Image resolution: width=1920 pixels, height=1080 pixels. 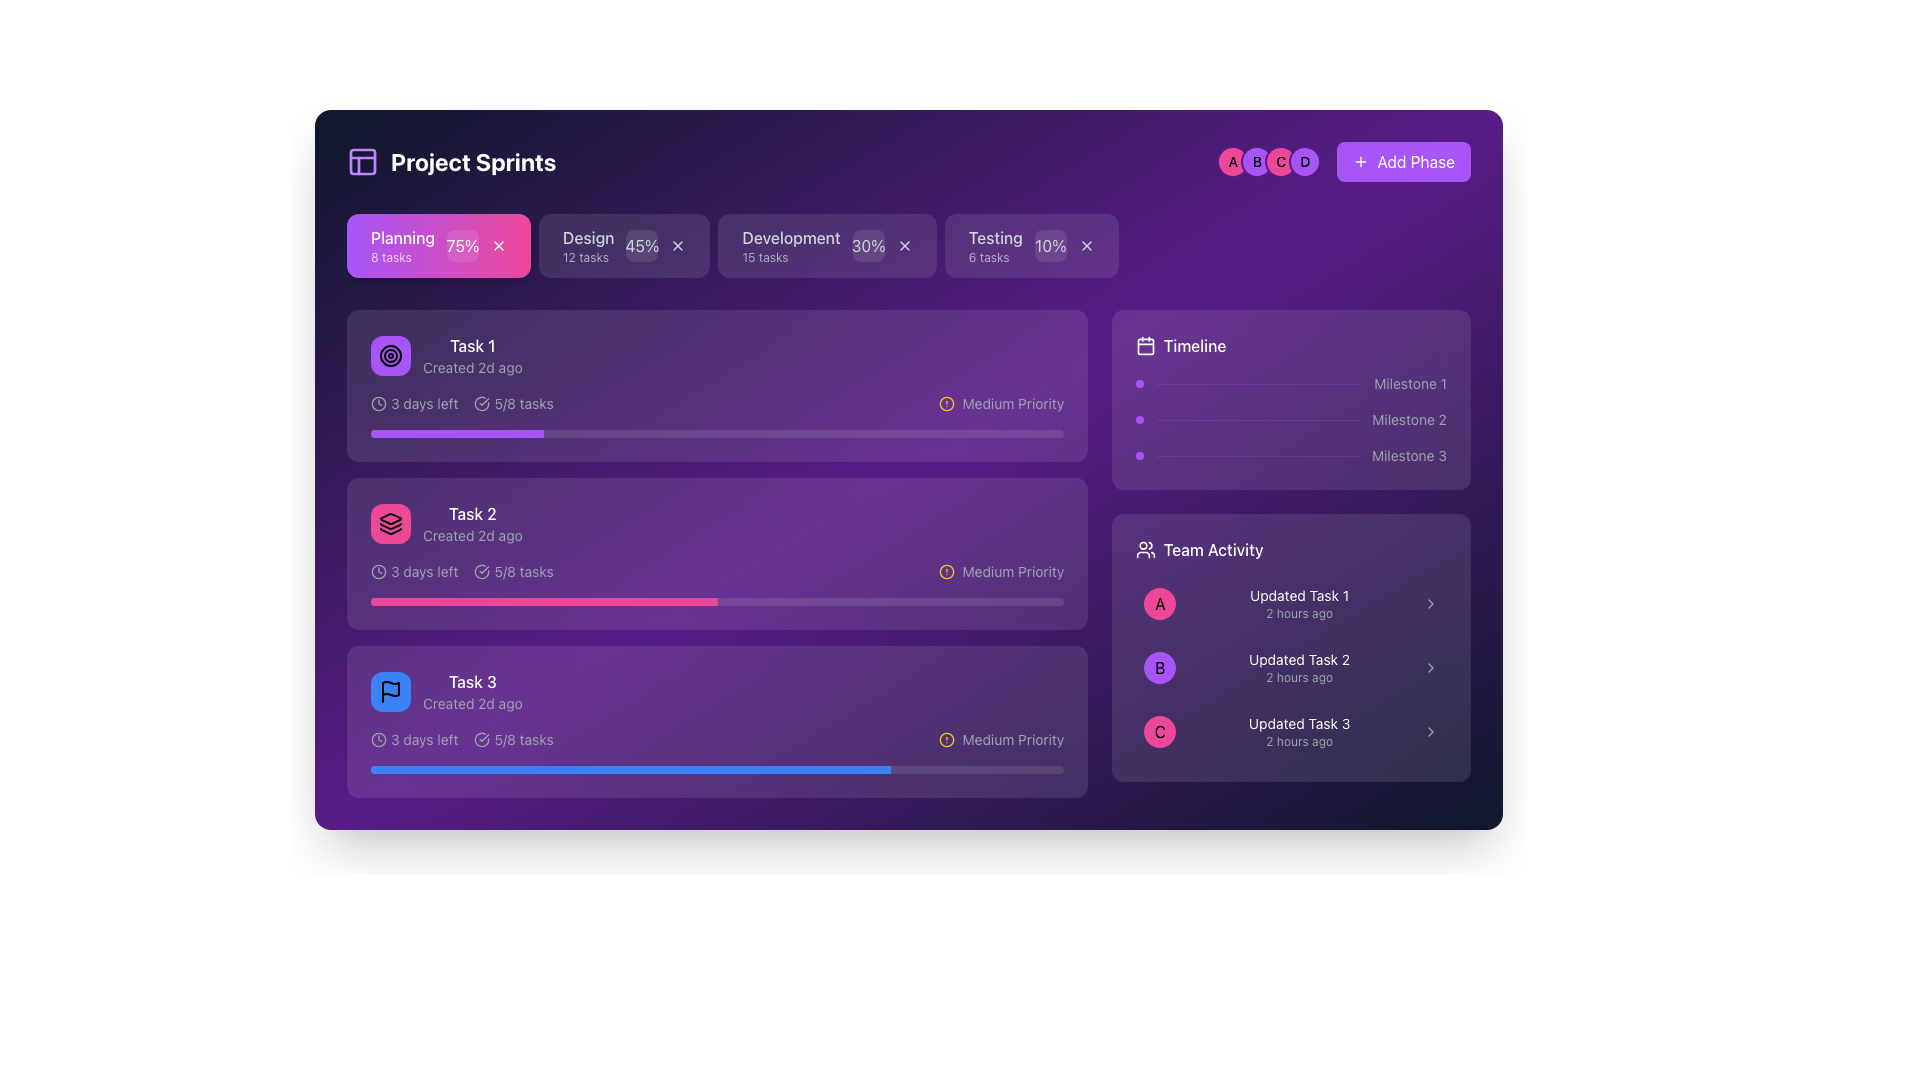 I want to click on text of the Label with icon that indicates task progress, specifically showing '5 out of 8 tasks completed' located in the first task card of the project sprint display, so click(x=514, y=404).